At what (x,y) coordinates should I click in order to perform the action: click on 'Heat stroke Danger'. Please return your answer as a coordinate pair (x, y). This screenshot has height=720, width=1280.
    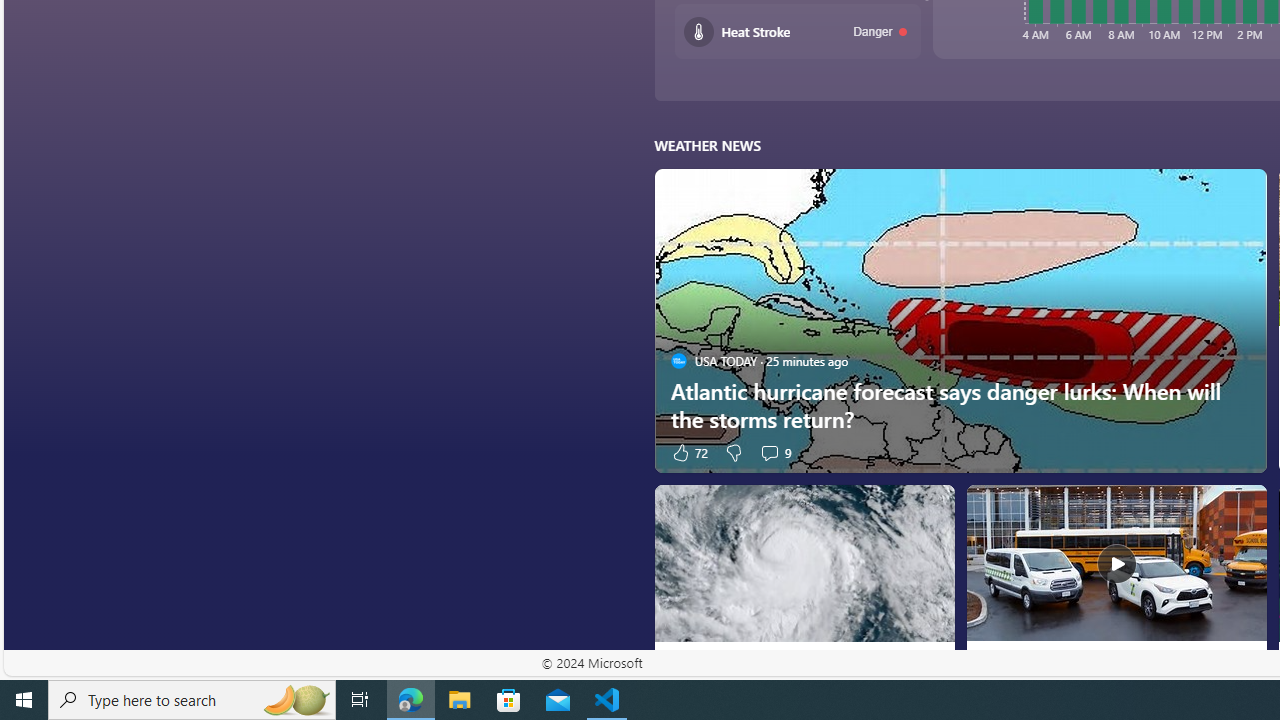
    Looking at the image, I should click on (797, 31).